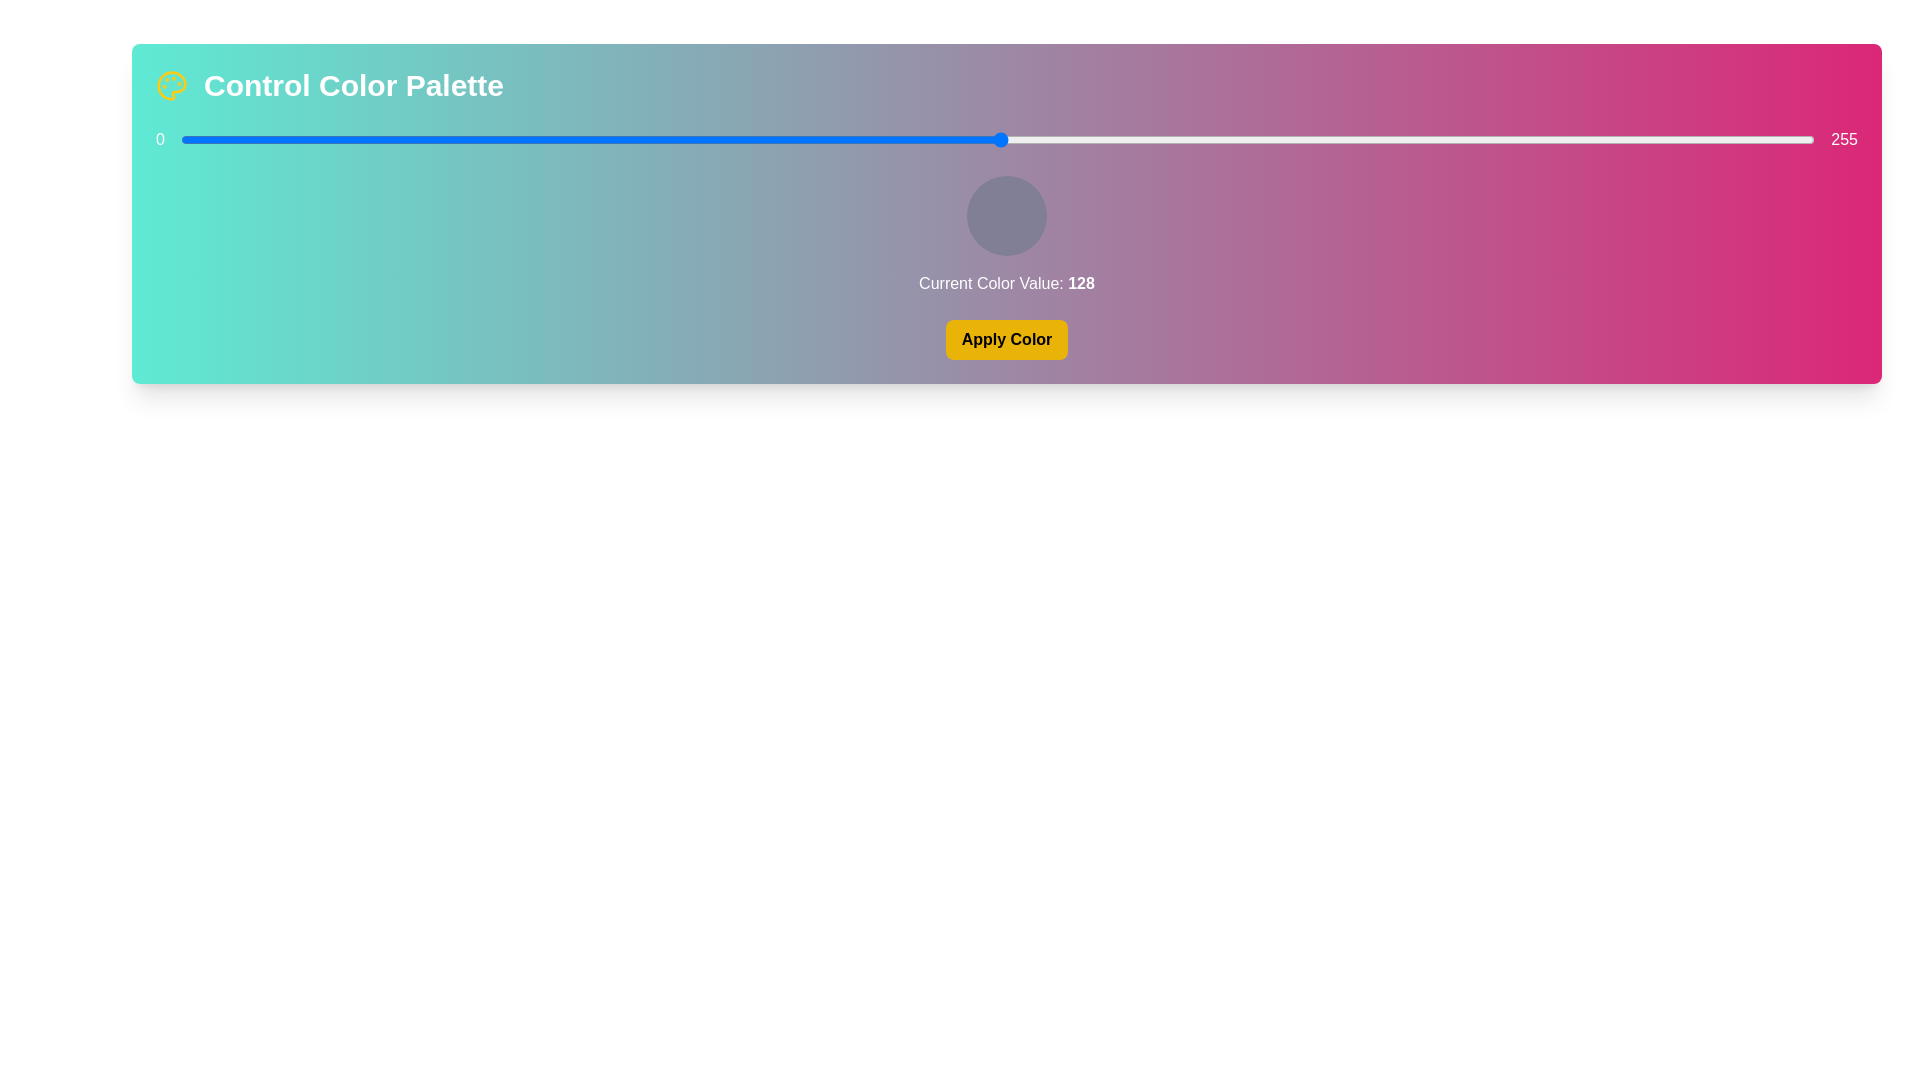 This screenshot has height=1080, width=1920. What do you see at coordinates (1007, 338) in the screenshot?
I see `the 'Apply Color' button` at bounding box center [1007, 338].